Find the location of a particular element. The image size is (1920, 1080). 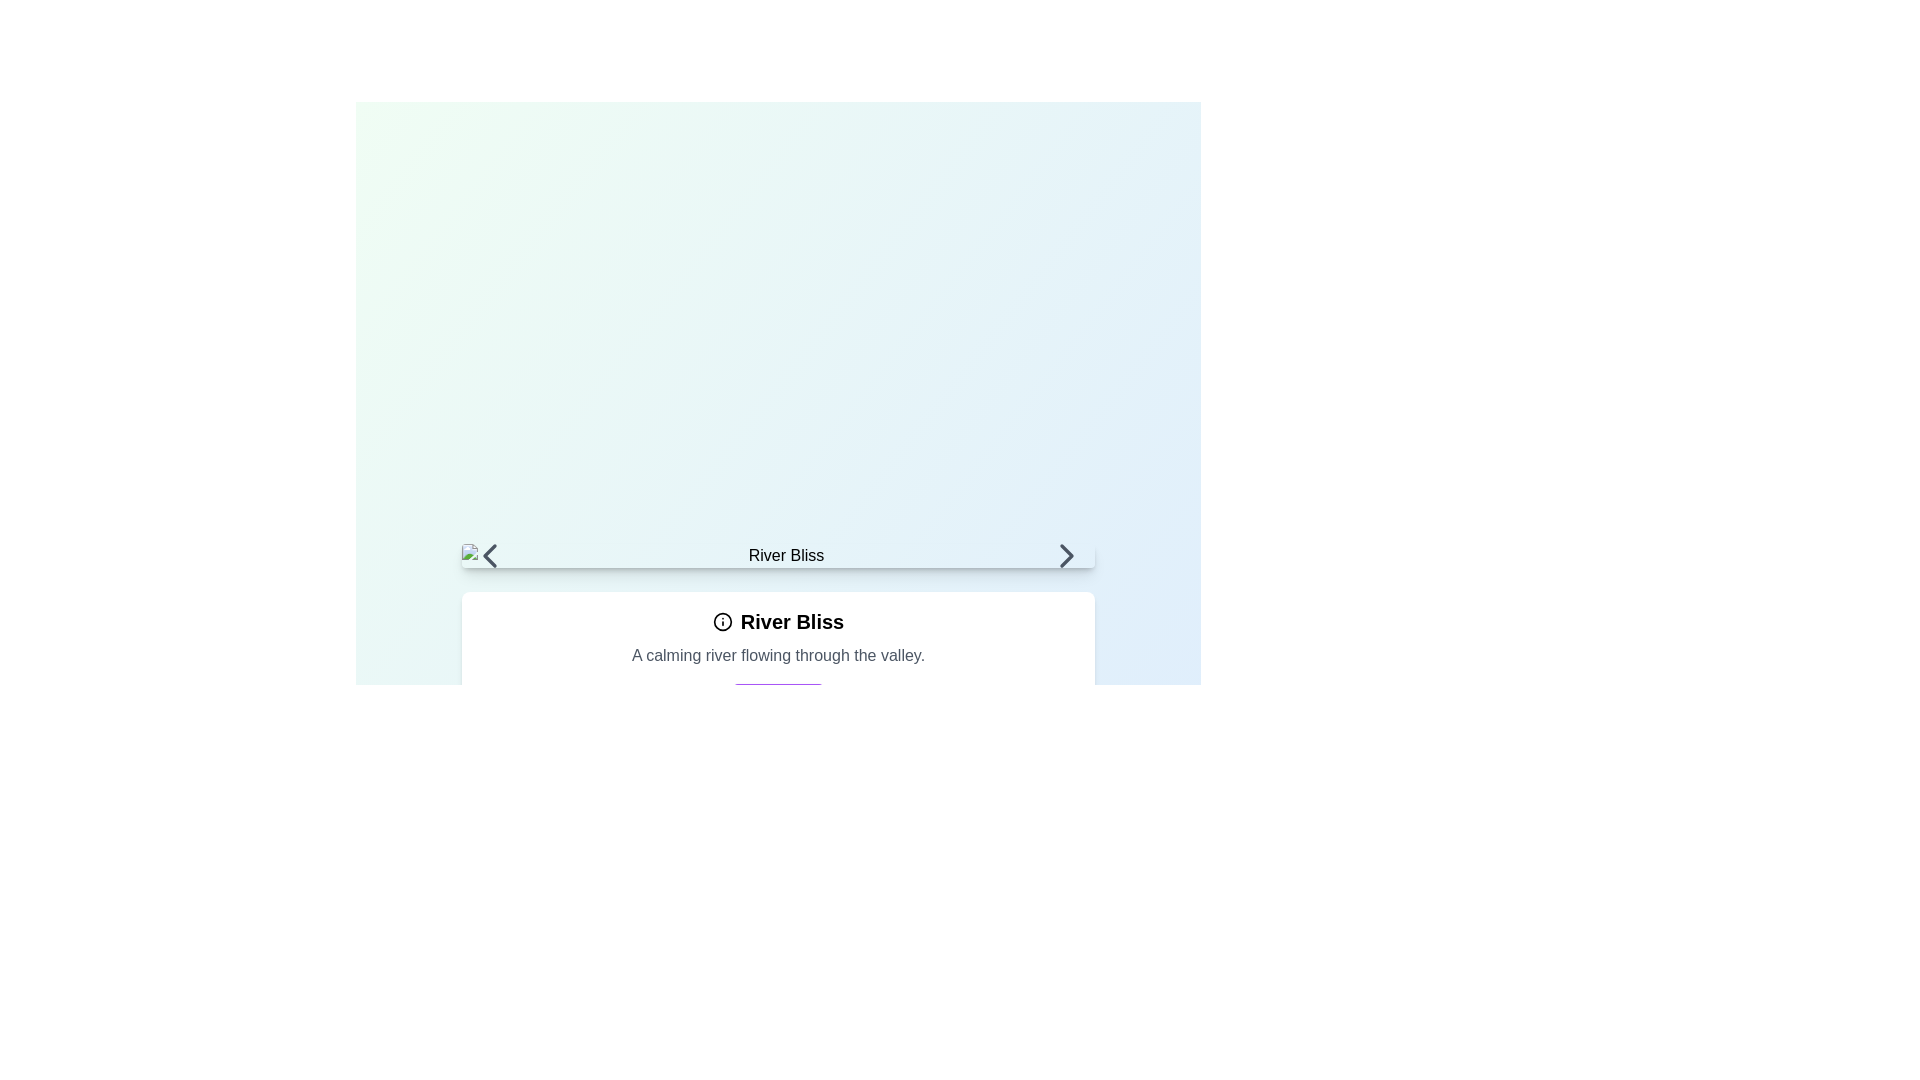

the text header element styled in bold and large font displaying 'River Bliss', located at the center-top of a rounded rectangular interface panel is located at coordinates (777, 620).